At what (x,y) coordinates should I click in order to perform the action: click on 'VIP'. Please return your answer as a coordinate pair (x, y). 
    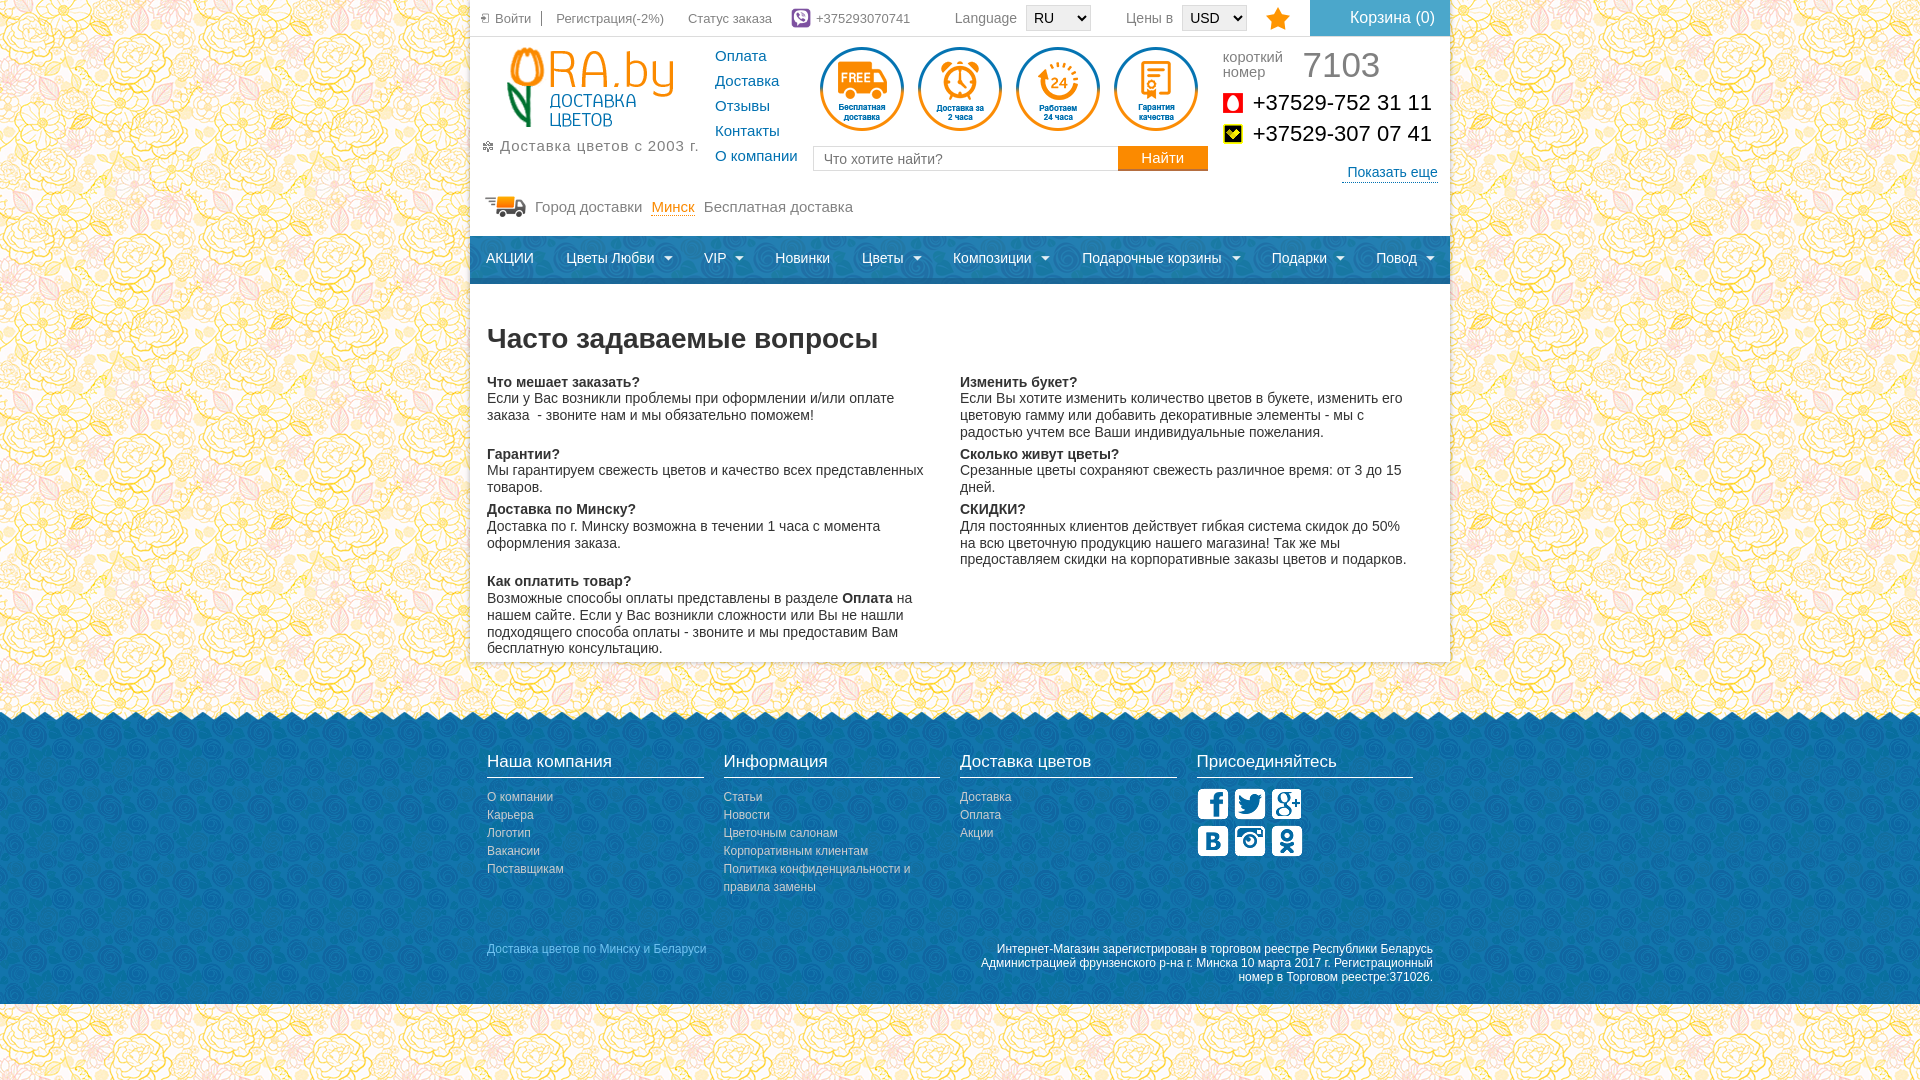
    Looking at the image, I should click on (722, 258).